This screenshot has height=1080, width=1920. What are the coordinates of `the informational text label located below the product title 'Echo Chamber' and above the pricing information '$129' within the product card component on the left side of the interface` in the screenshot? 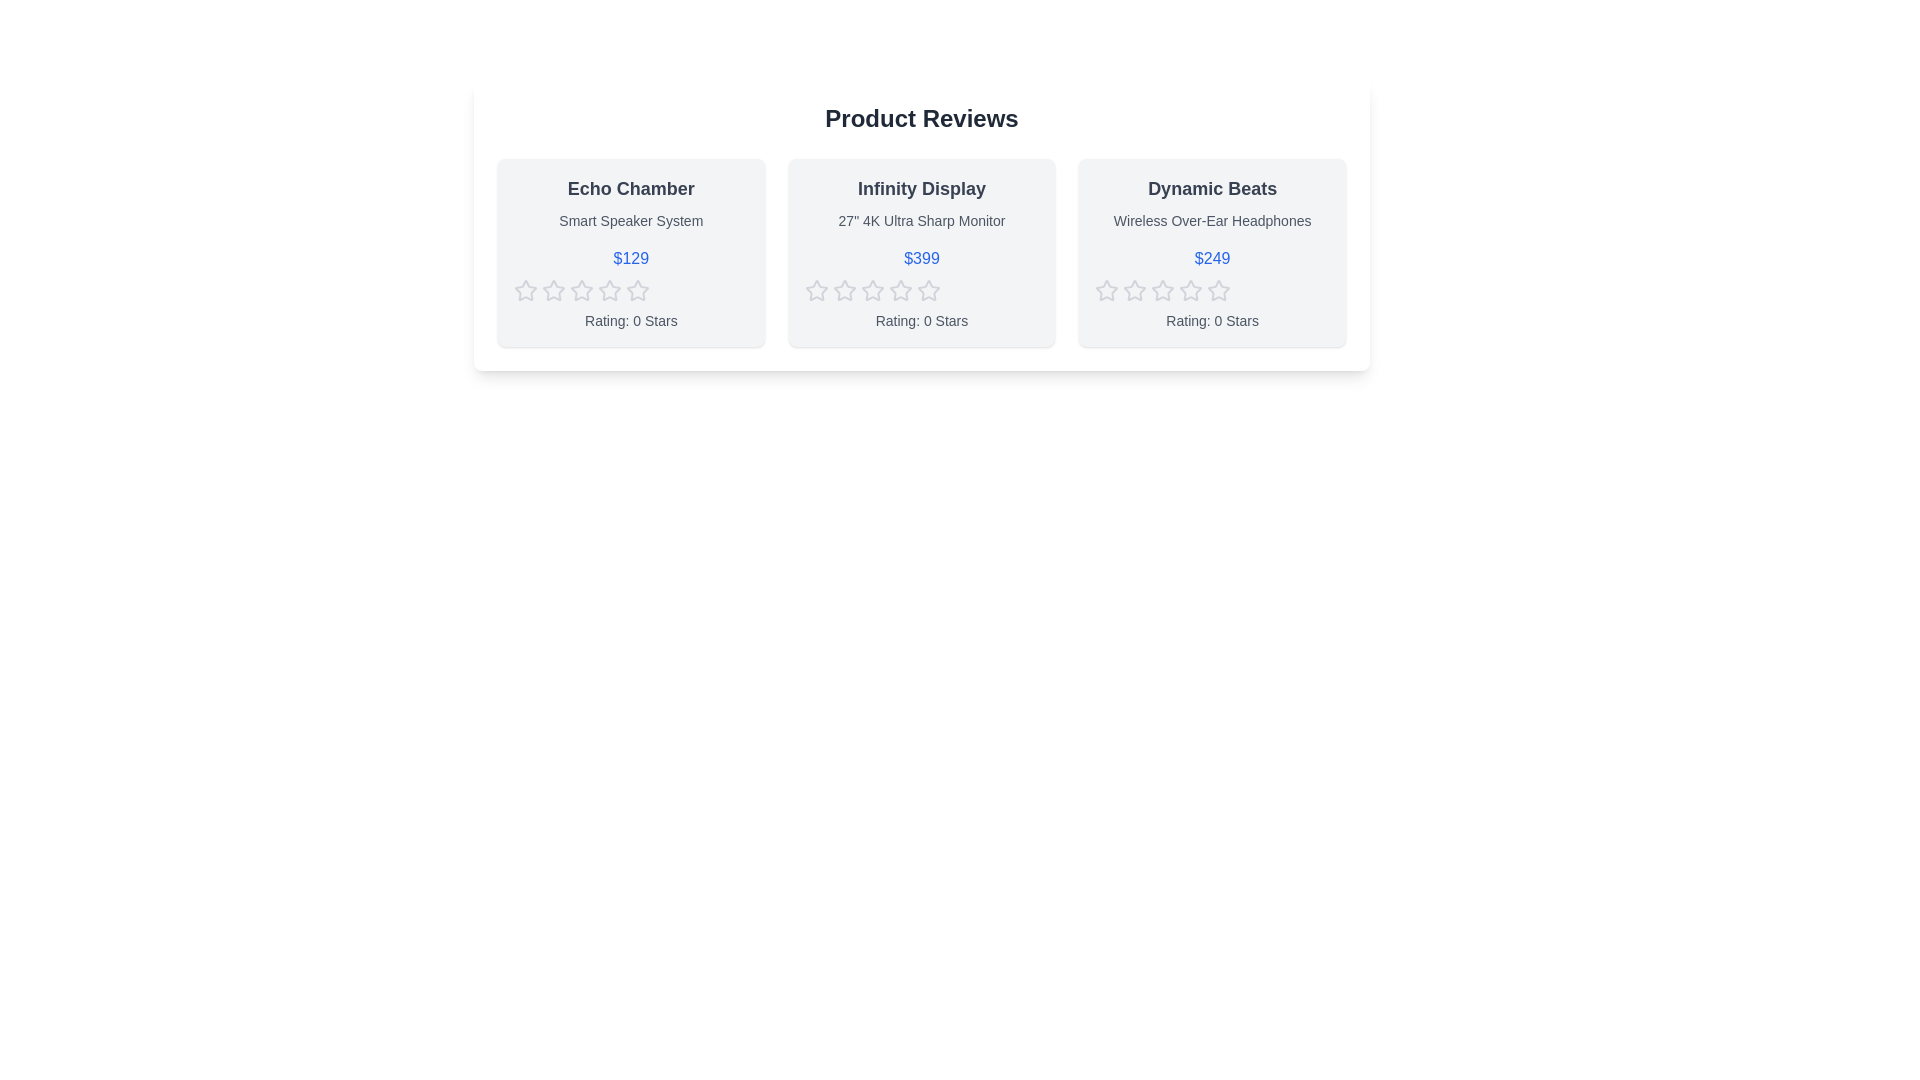 It's located at (630, 220).